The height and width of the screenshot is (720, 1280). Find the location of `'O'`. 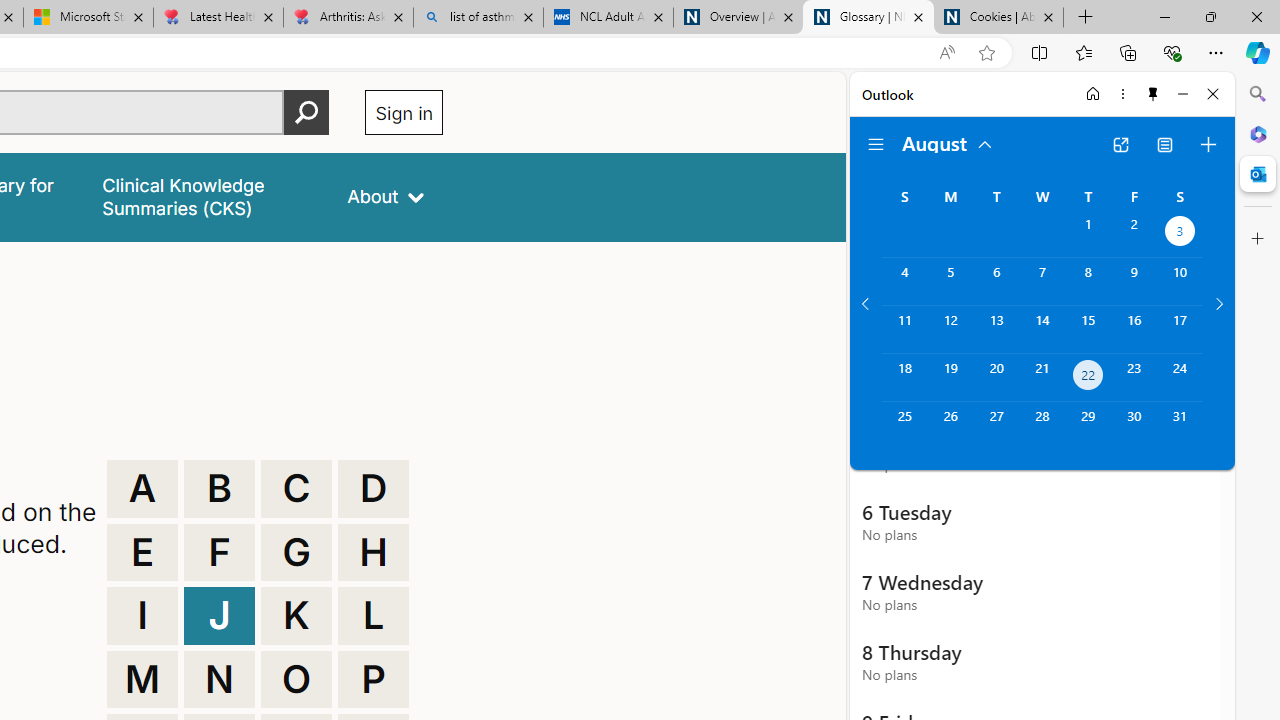

'O' is located at coordinates (295, 678).